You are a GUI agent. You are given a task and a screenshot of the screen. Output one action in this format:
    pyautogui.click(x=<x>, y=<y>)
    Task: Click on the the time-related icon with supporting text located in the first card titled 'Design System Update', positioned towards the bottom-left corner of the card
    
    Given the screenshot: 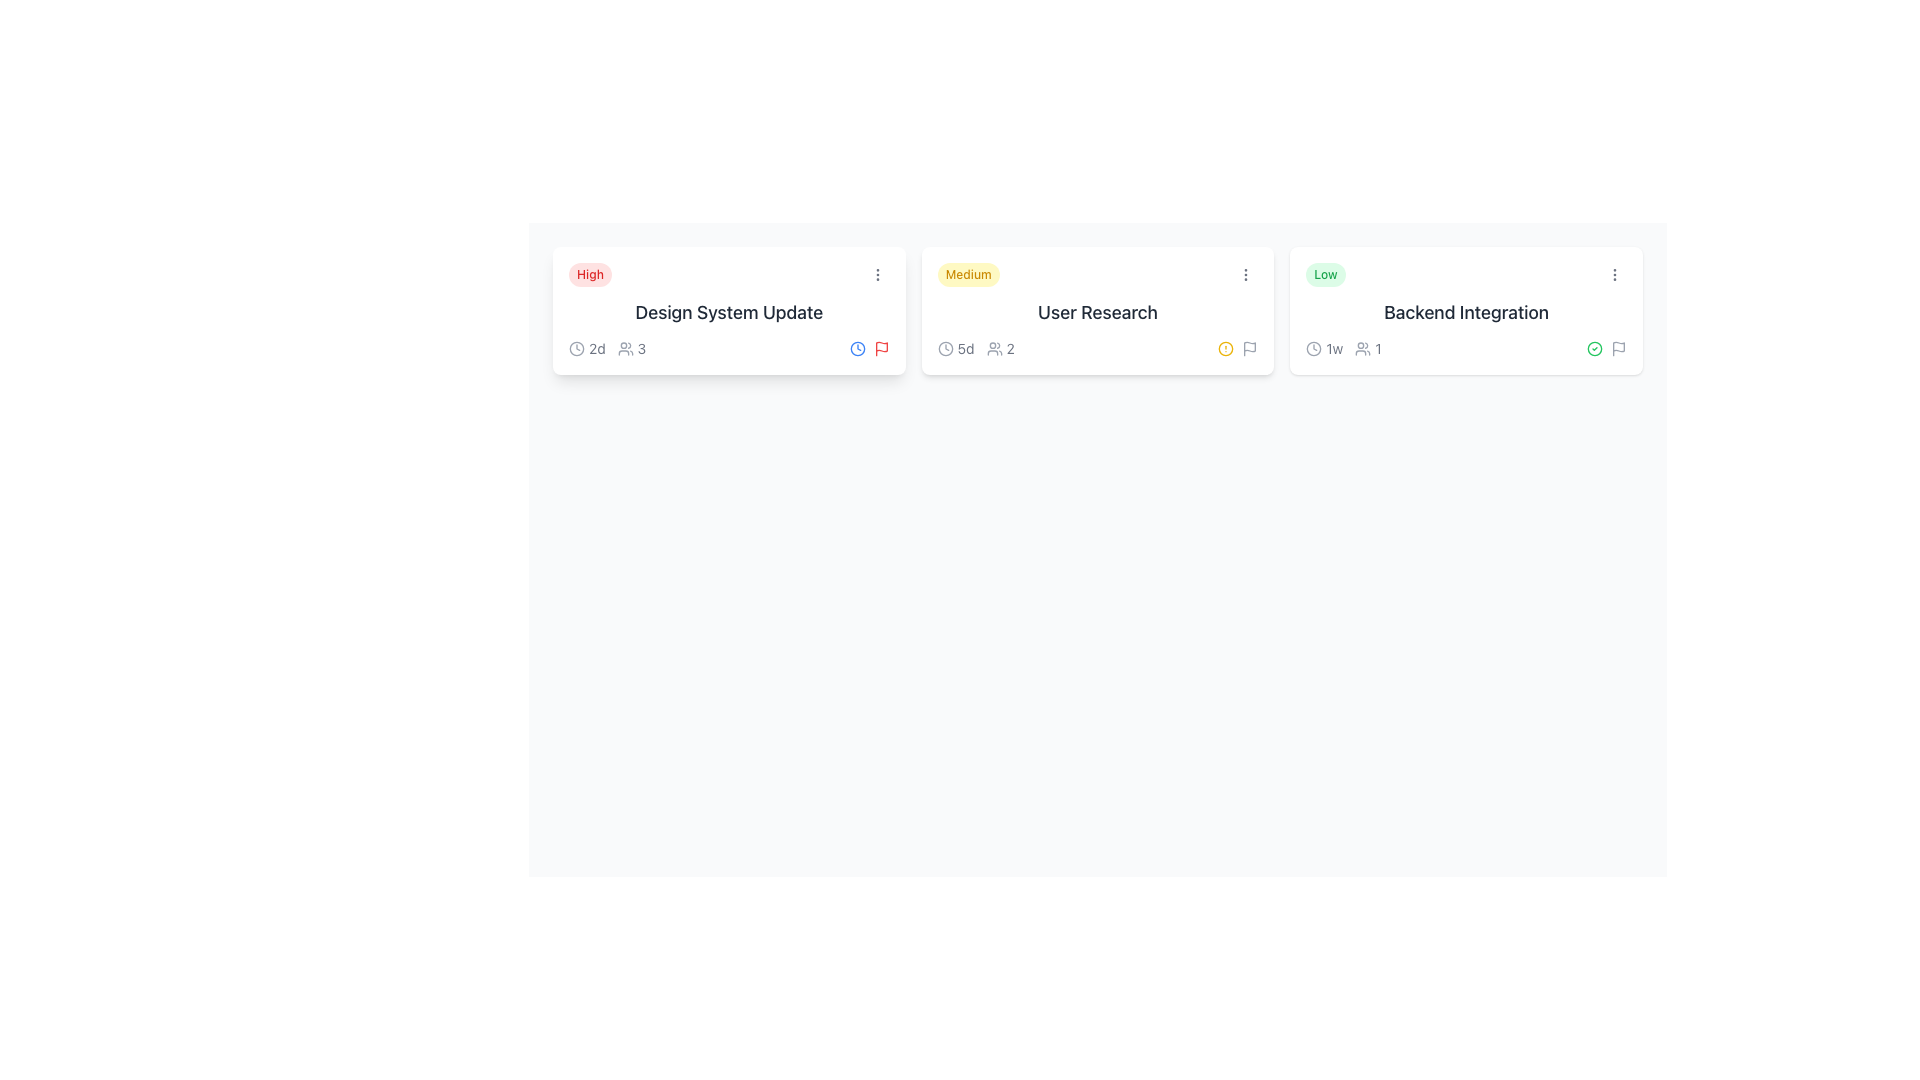 What is the action you would take?
    pyautogui.click(x=586, y=347)
    